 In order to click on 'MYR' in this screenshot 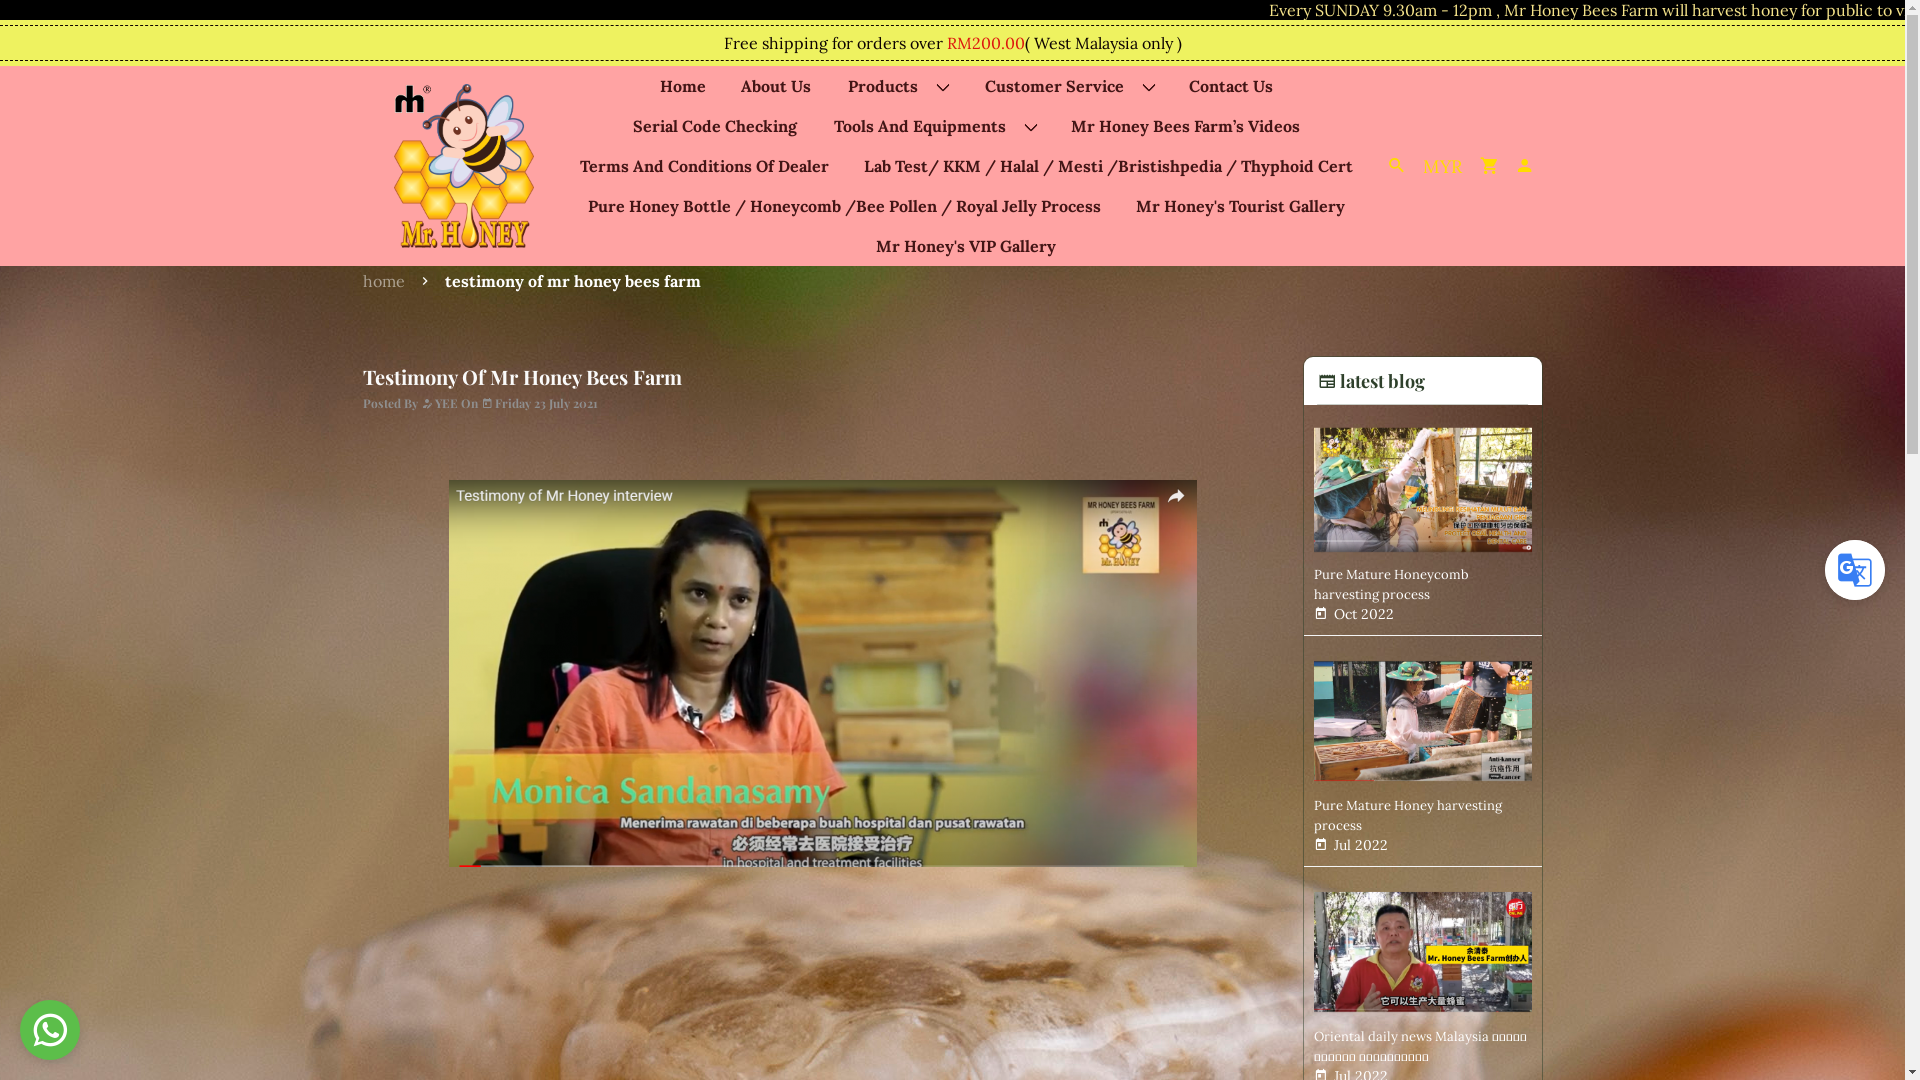, I will do `click(1442, 164)`.